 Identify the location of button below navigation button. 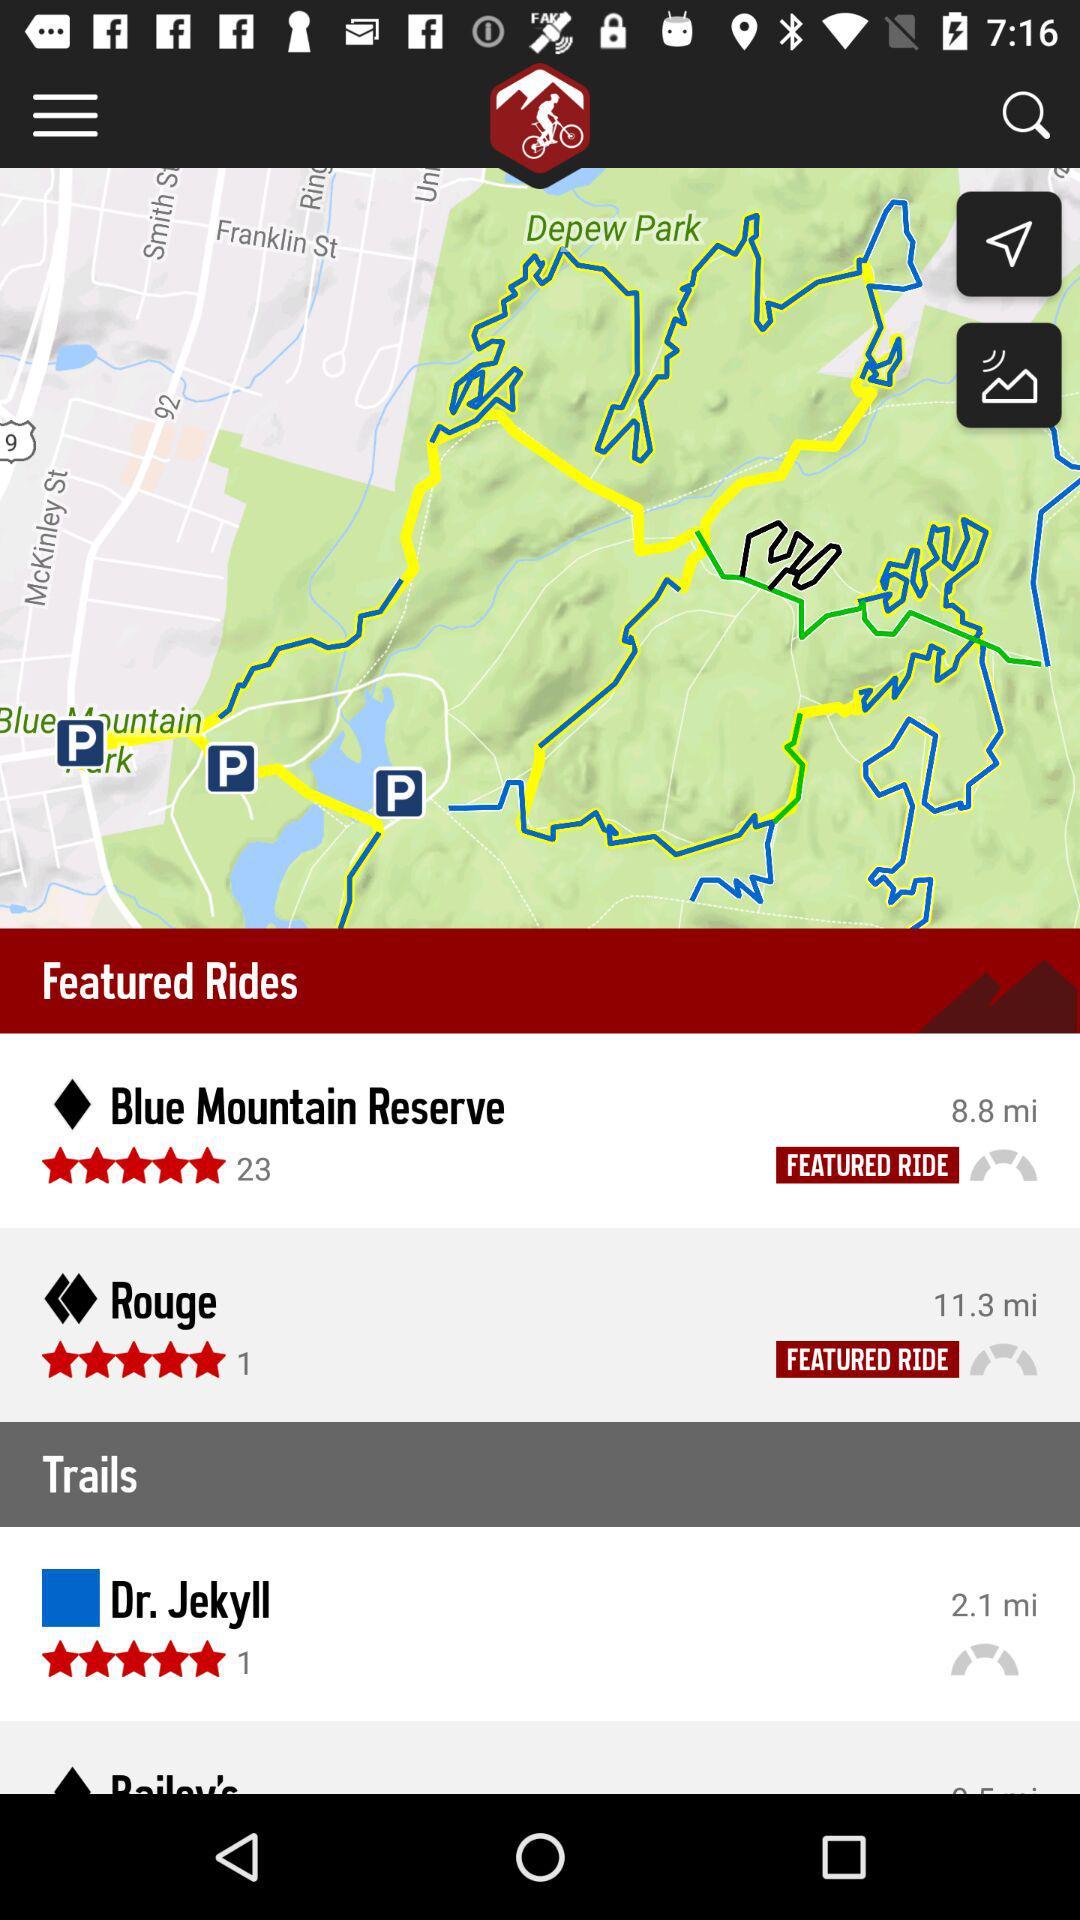
(1009, 380).